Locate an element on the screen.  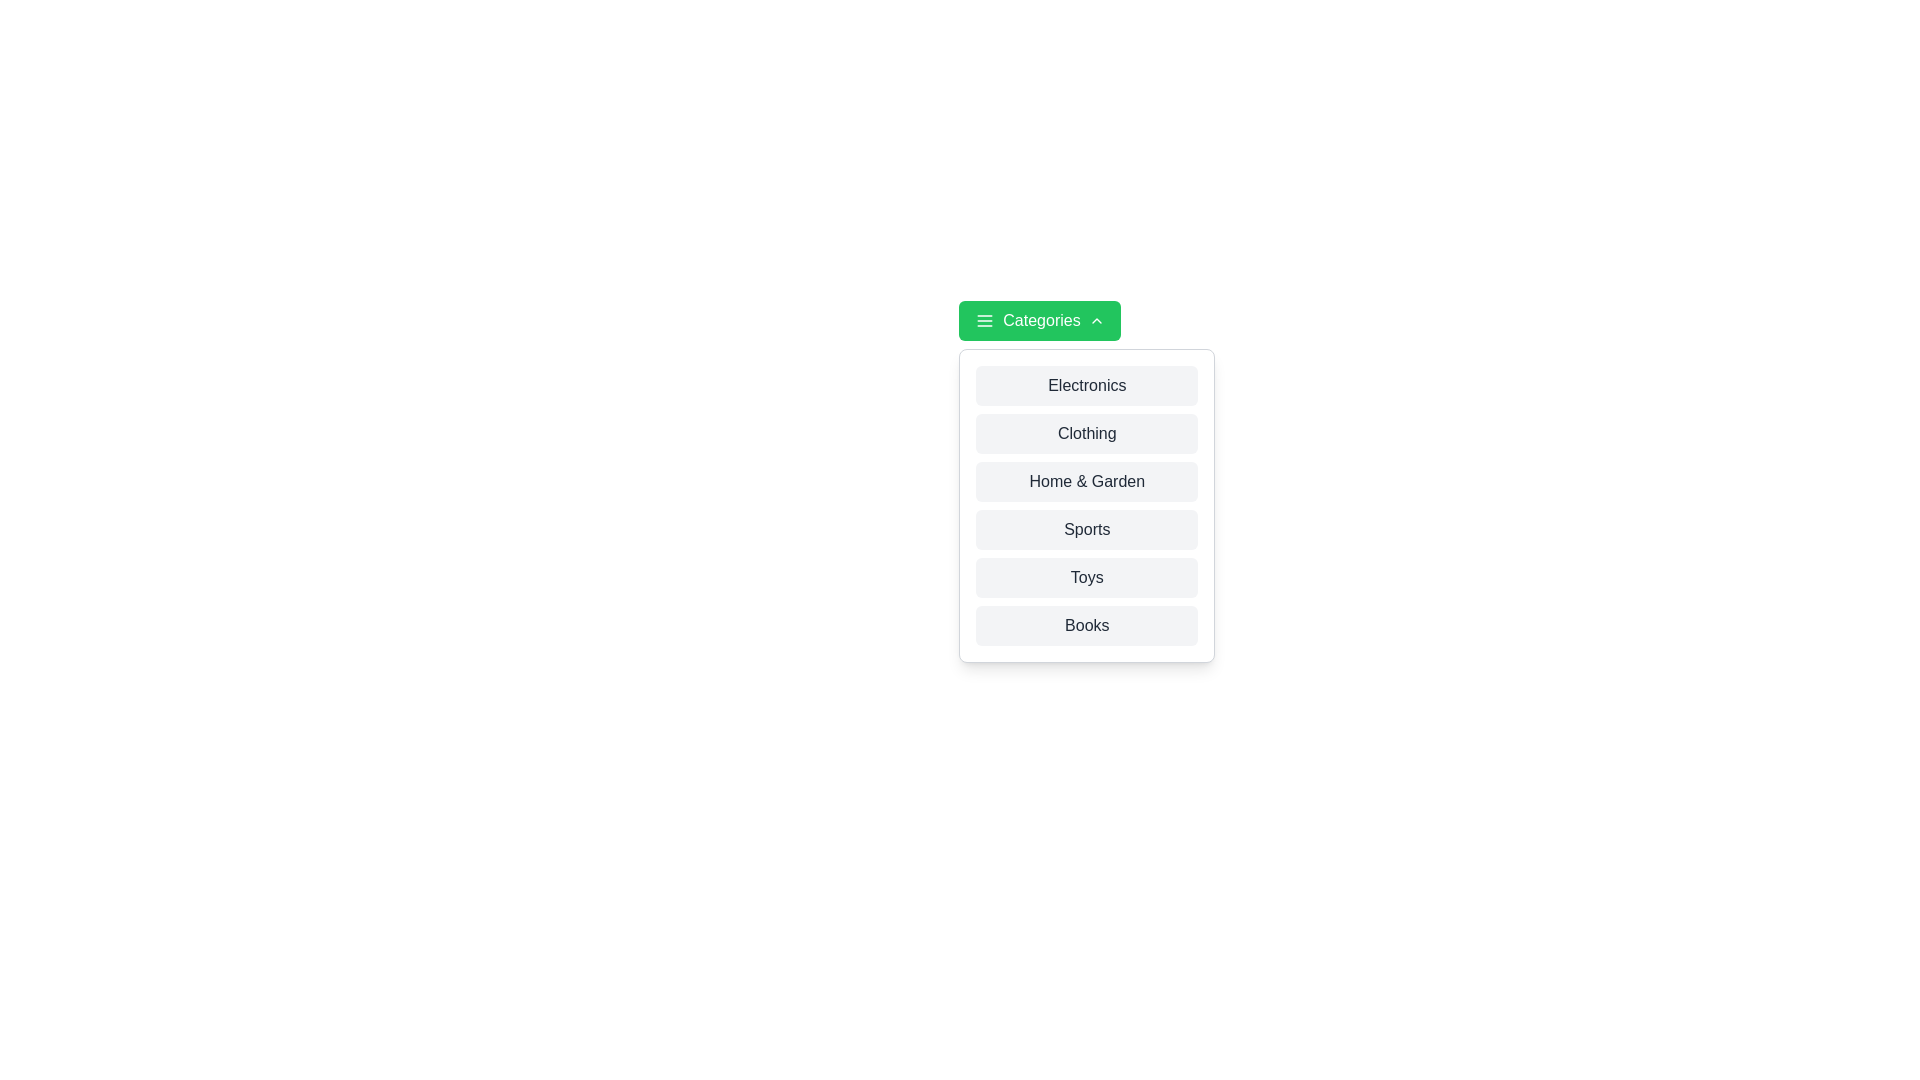
the 'Books' category selection button located at the bottom of the dropdown menu is located at coordinates (1086, 624).